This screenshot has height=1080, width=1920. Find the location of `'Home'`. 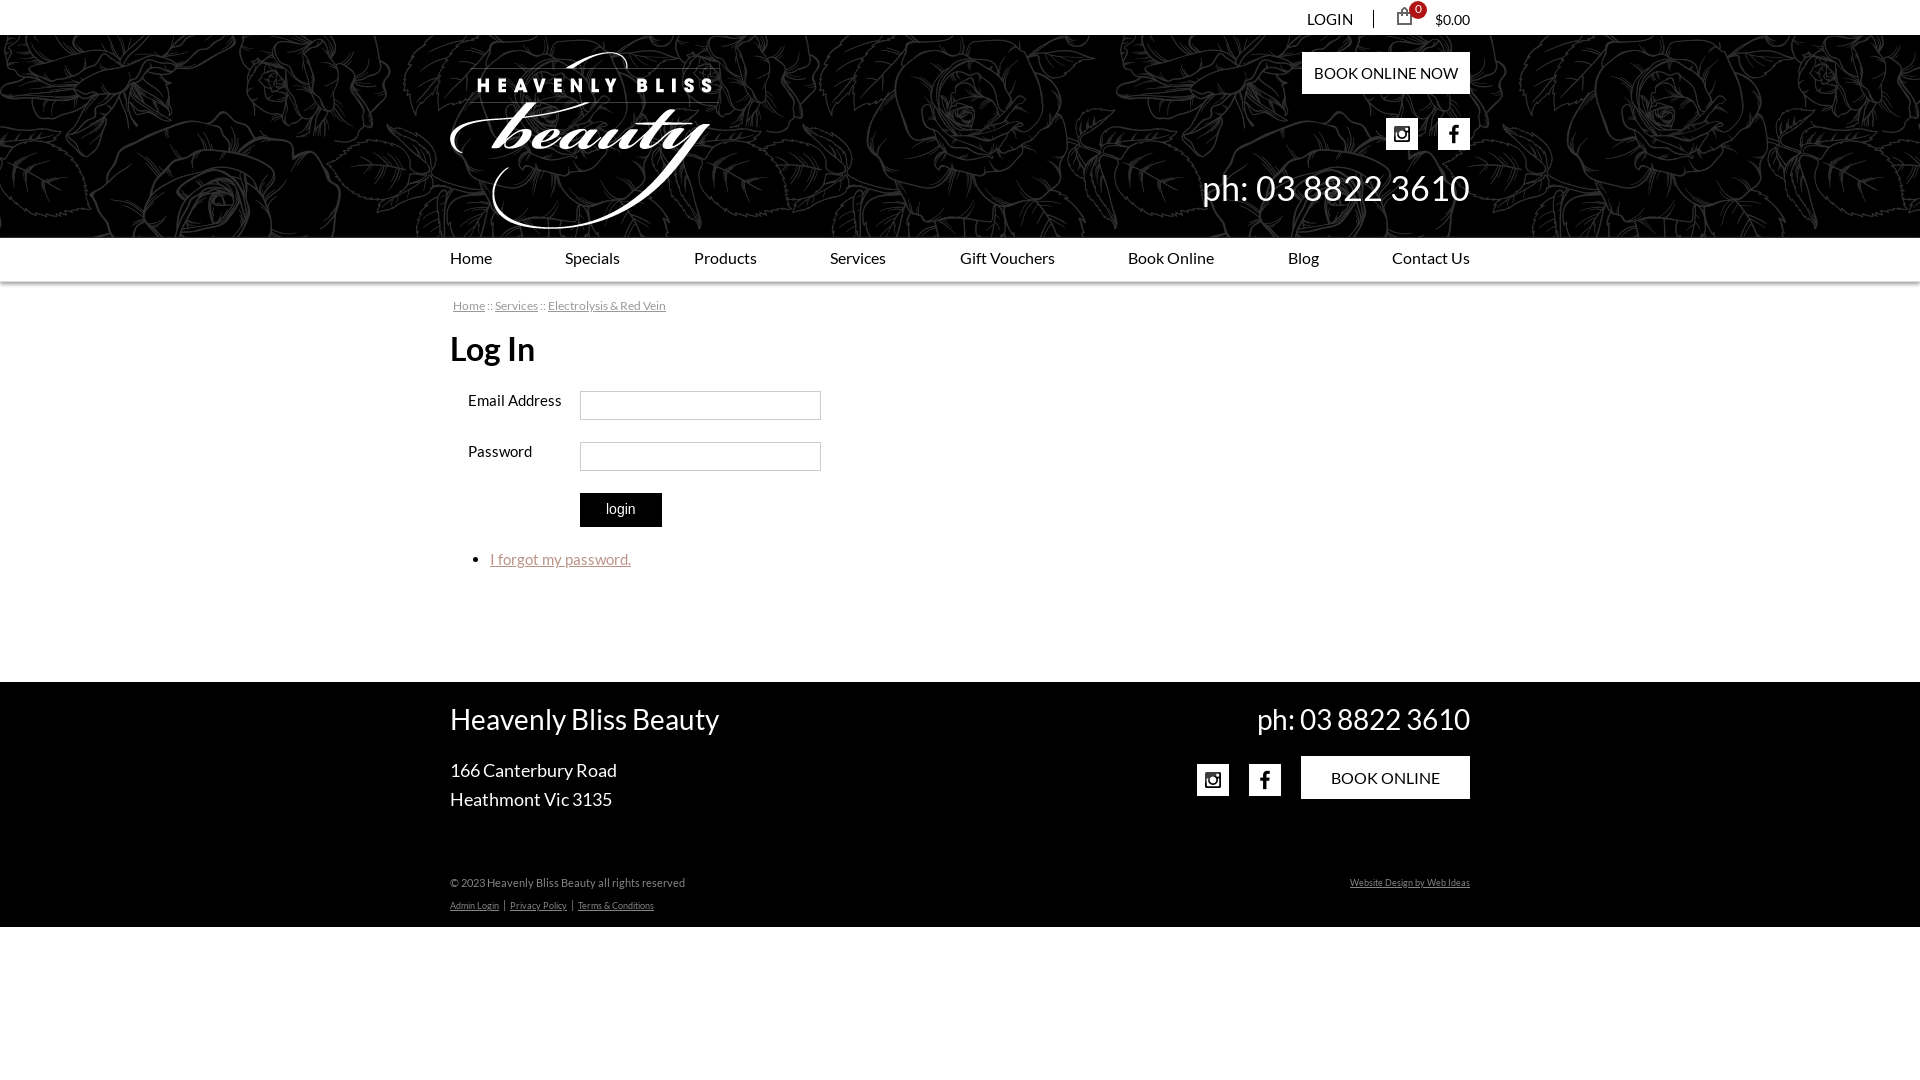

'Home' is located at coordinates (451, 305).